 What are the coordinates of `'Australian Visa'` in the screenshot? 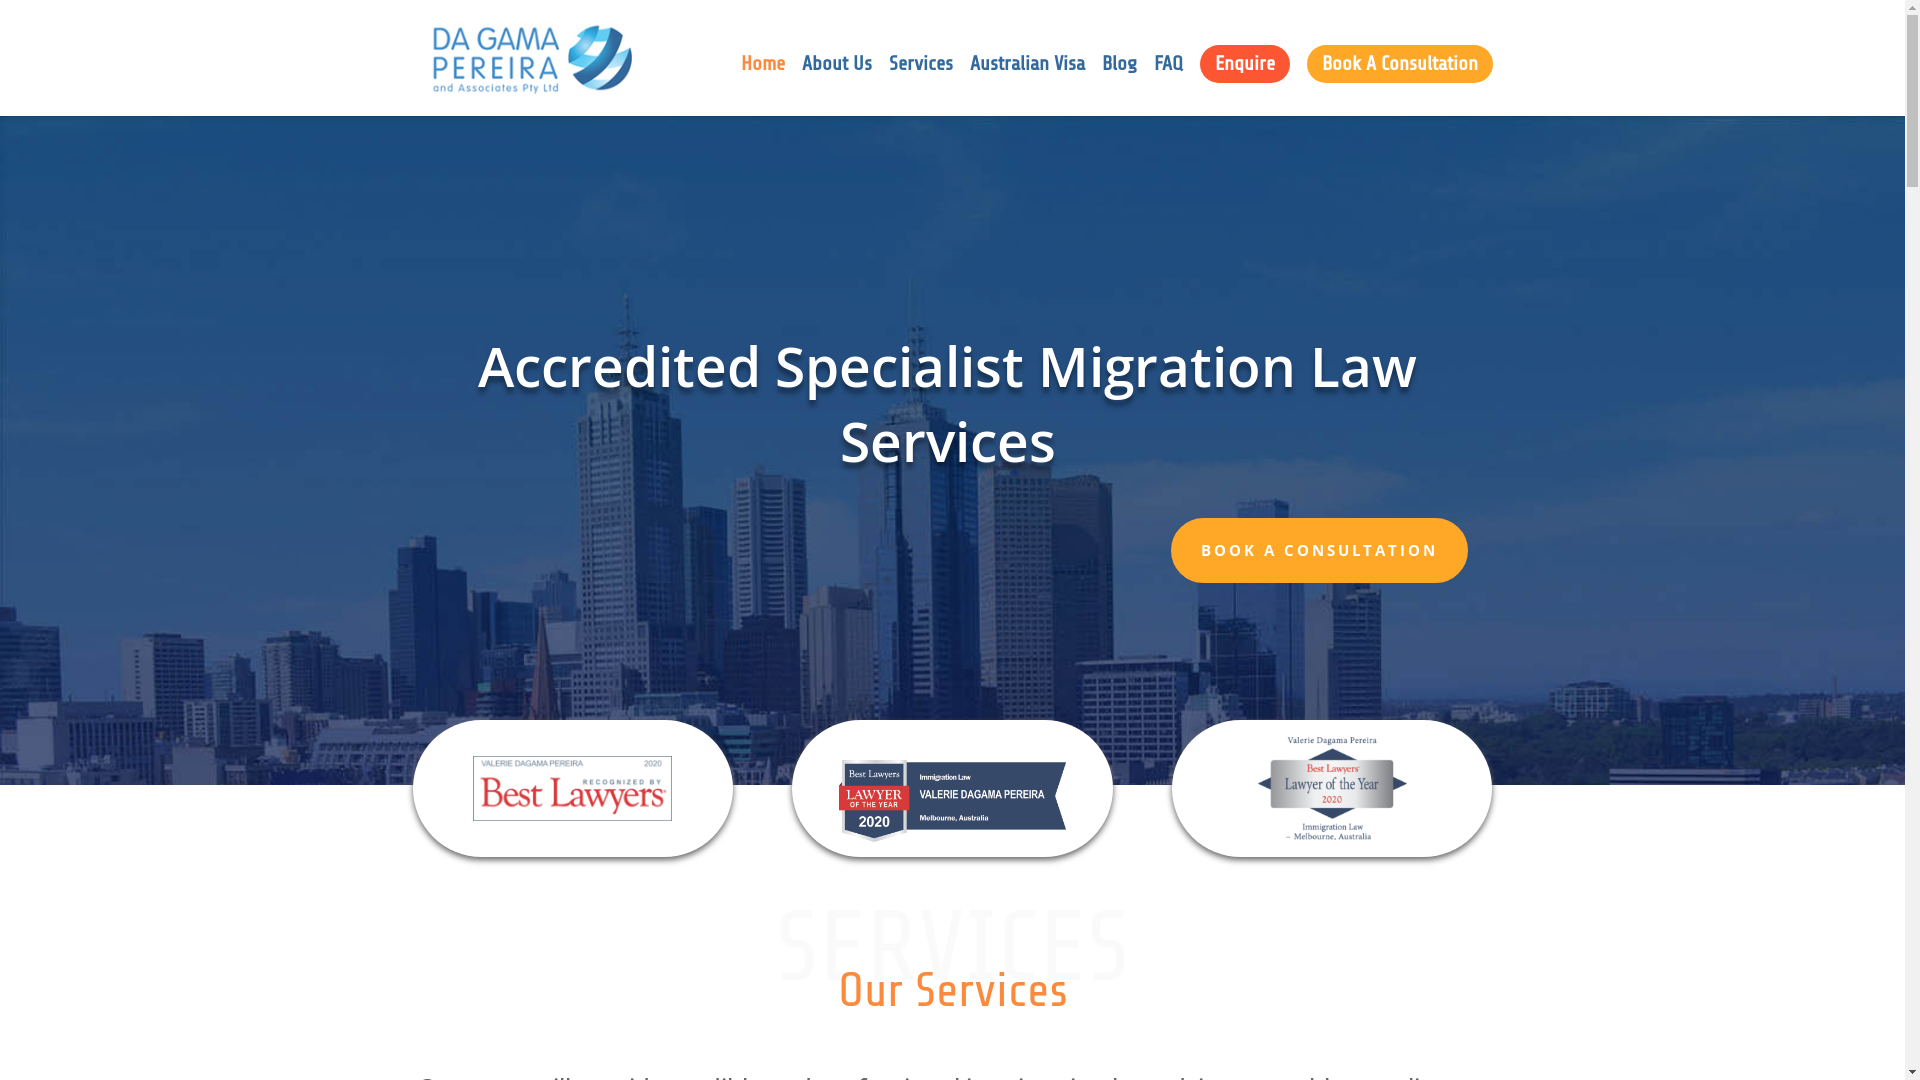 It's located at (1027, 85).